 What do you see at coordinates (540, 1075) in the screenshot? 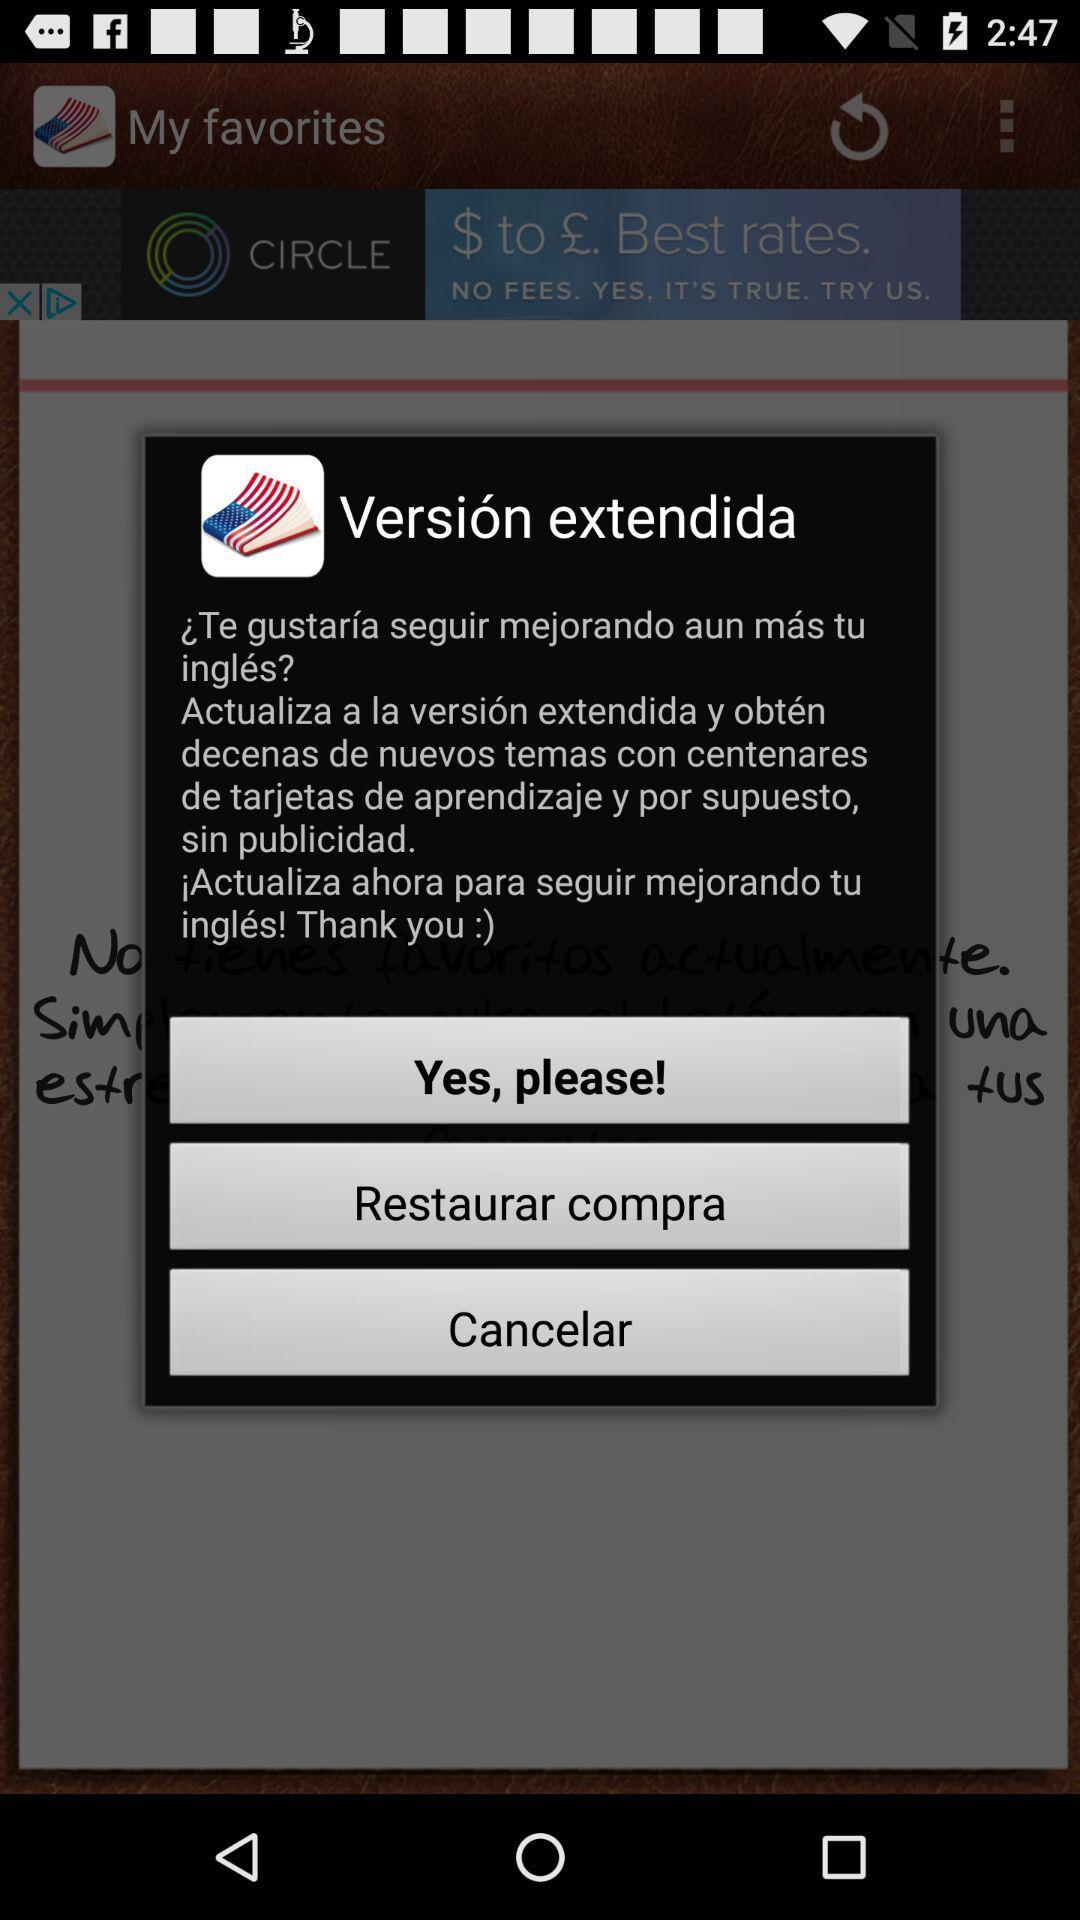
I see `the yes, please! icon` at bounding box center [540, 1075].